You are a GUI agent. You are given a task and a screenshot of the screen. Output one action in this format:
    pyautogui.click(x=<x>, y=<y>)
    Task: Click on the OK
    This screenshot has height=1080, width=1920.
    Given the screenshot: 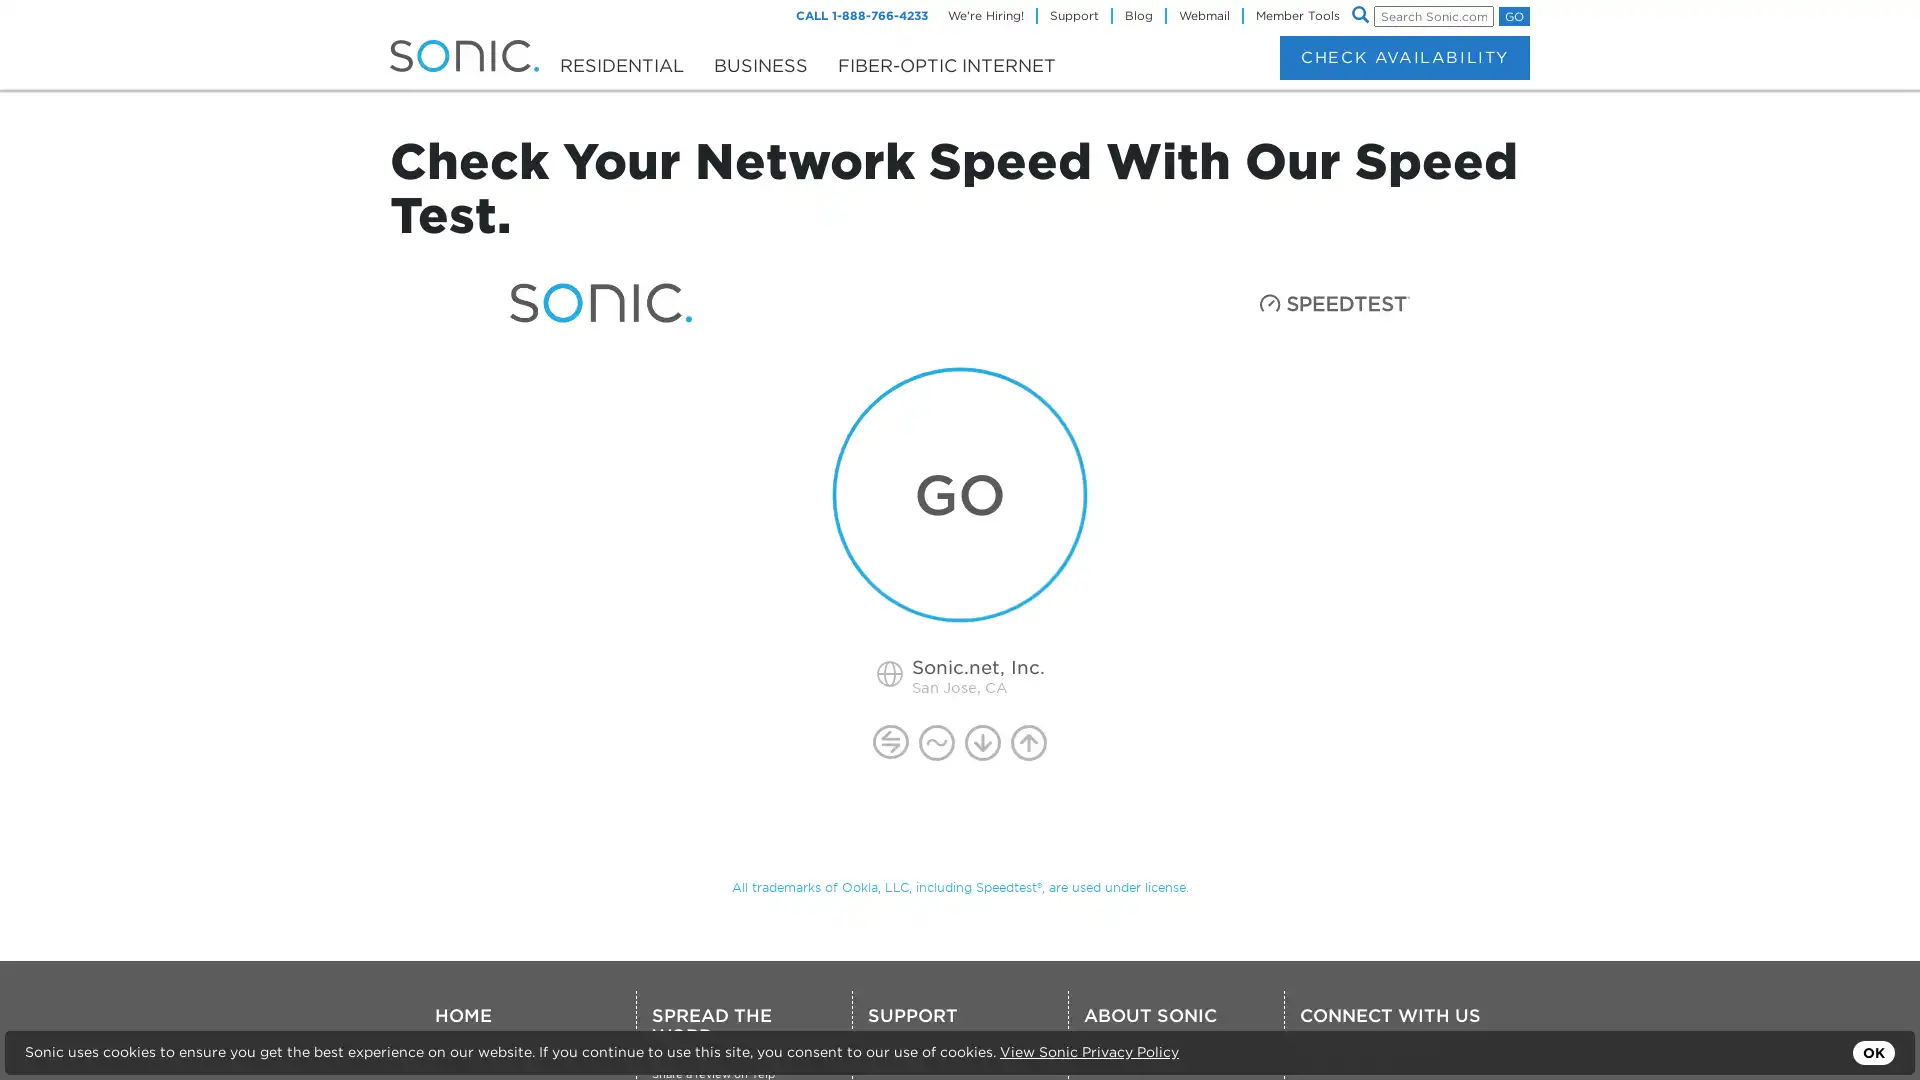 What is the action you would take?
    pyautogui.click(x=1872, y=1052)
    